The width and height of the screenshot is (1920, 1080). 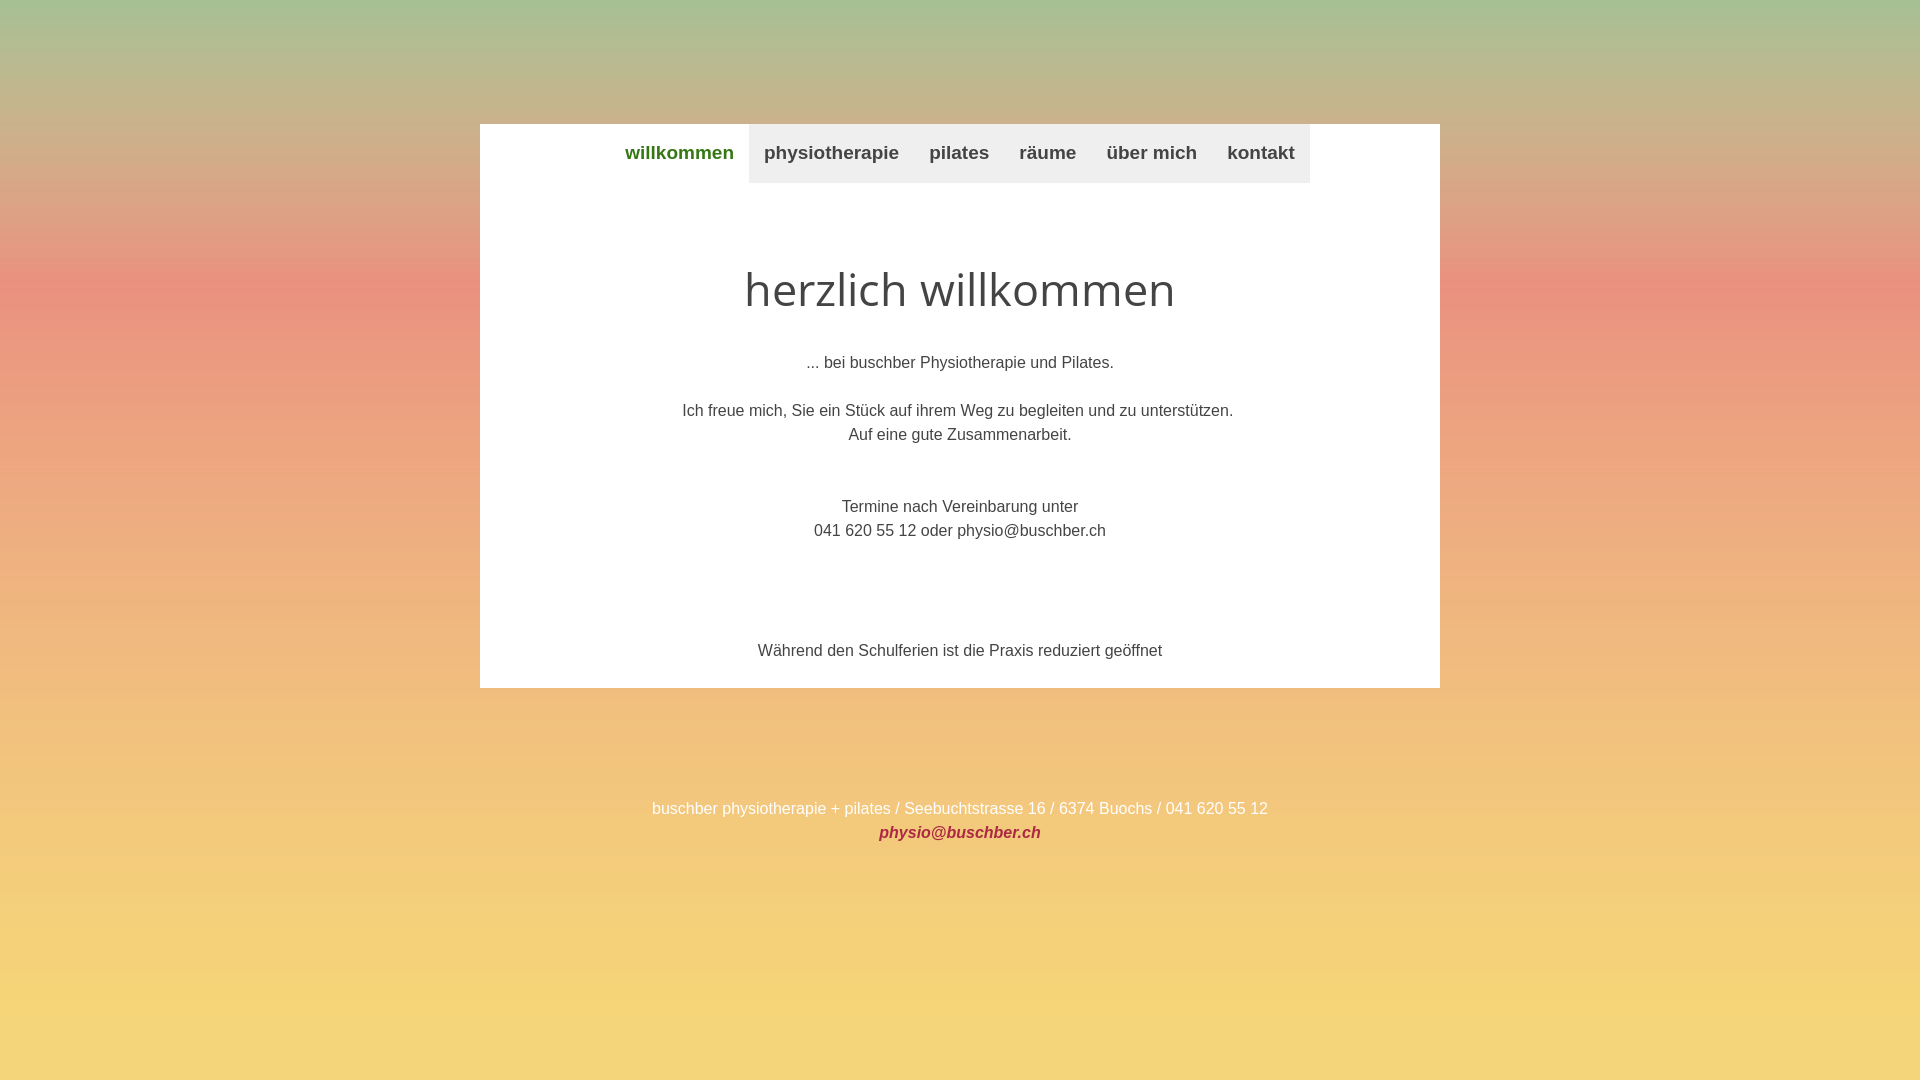 What do you see at coordinates (679, 152) in the screenshot?
I see `'willkommen'` at bounding box center [679, 152].